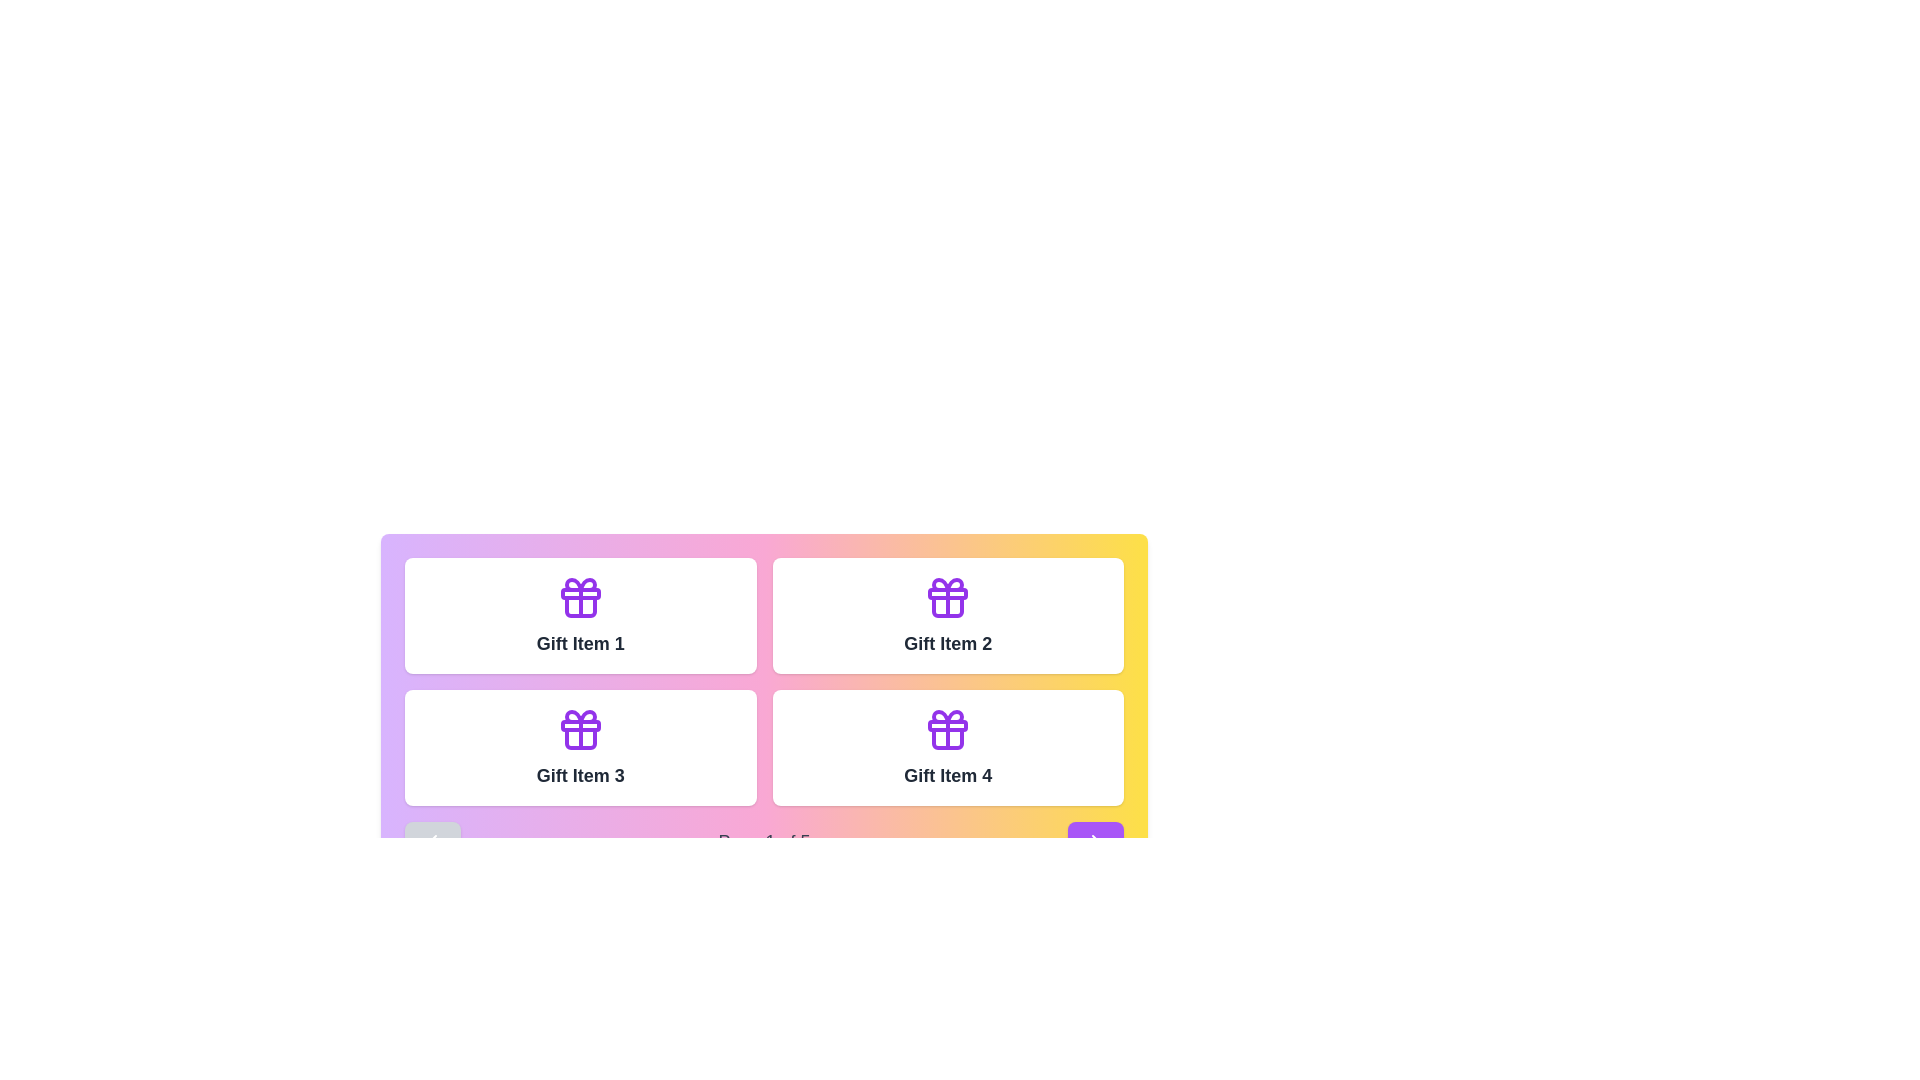 This screenshot has width=1920, height=1080. I want to click on the text label displaying 'Page 1 of 5', which is styled with a medium gray font and is part of the pagination navigation bar at the bottom of the interface, so click(763, 841).